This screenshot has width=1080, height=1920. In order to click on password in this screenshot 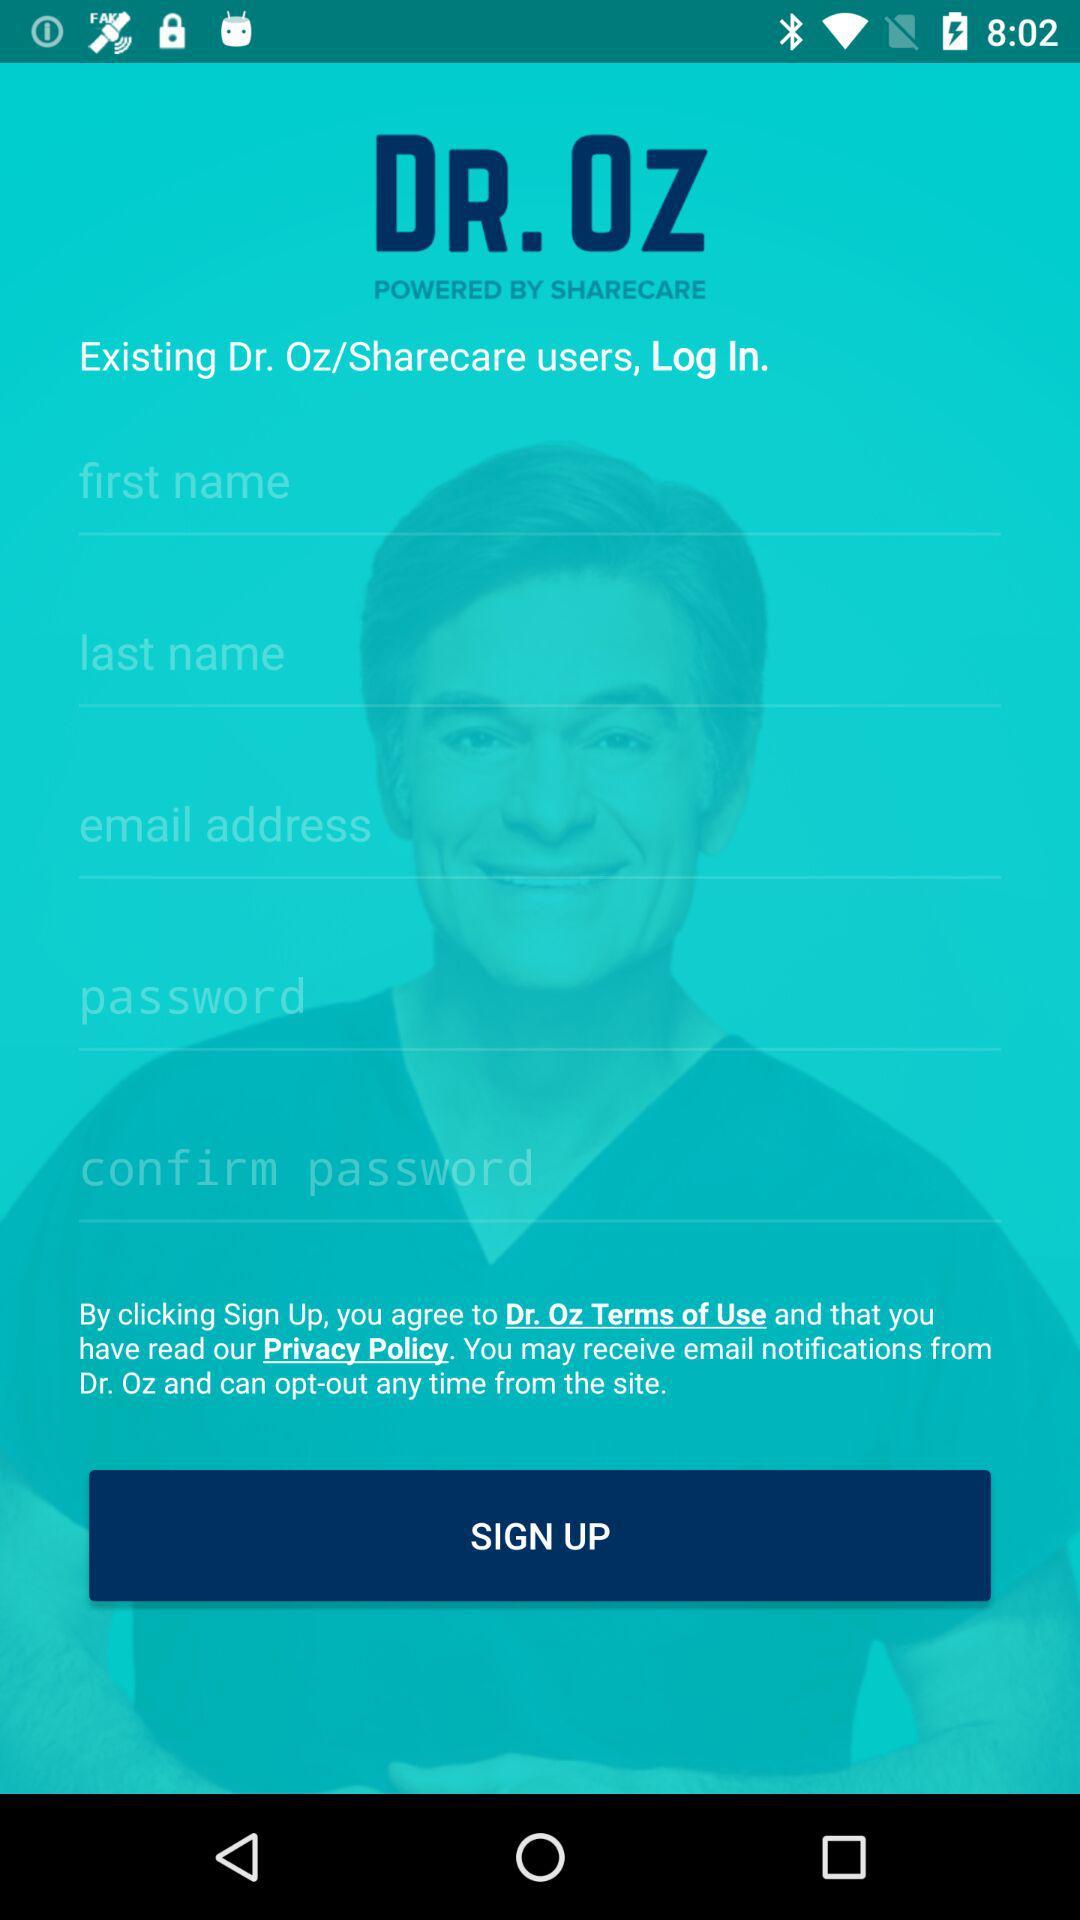, I will do `click(540, 989)`.